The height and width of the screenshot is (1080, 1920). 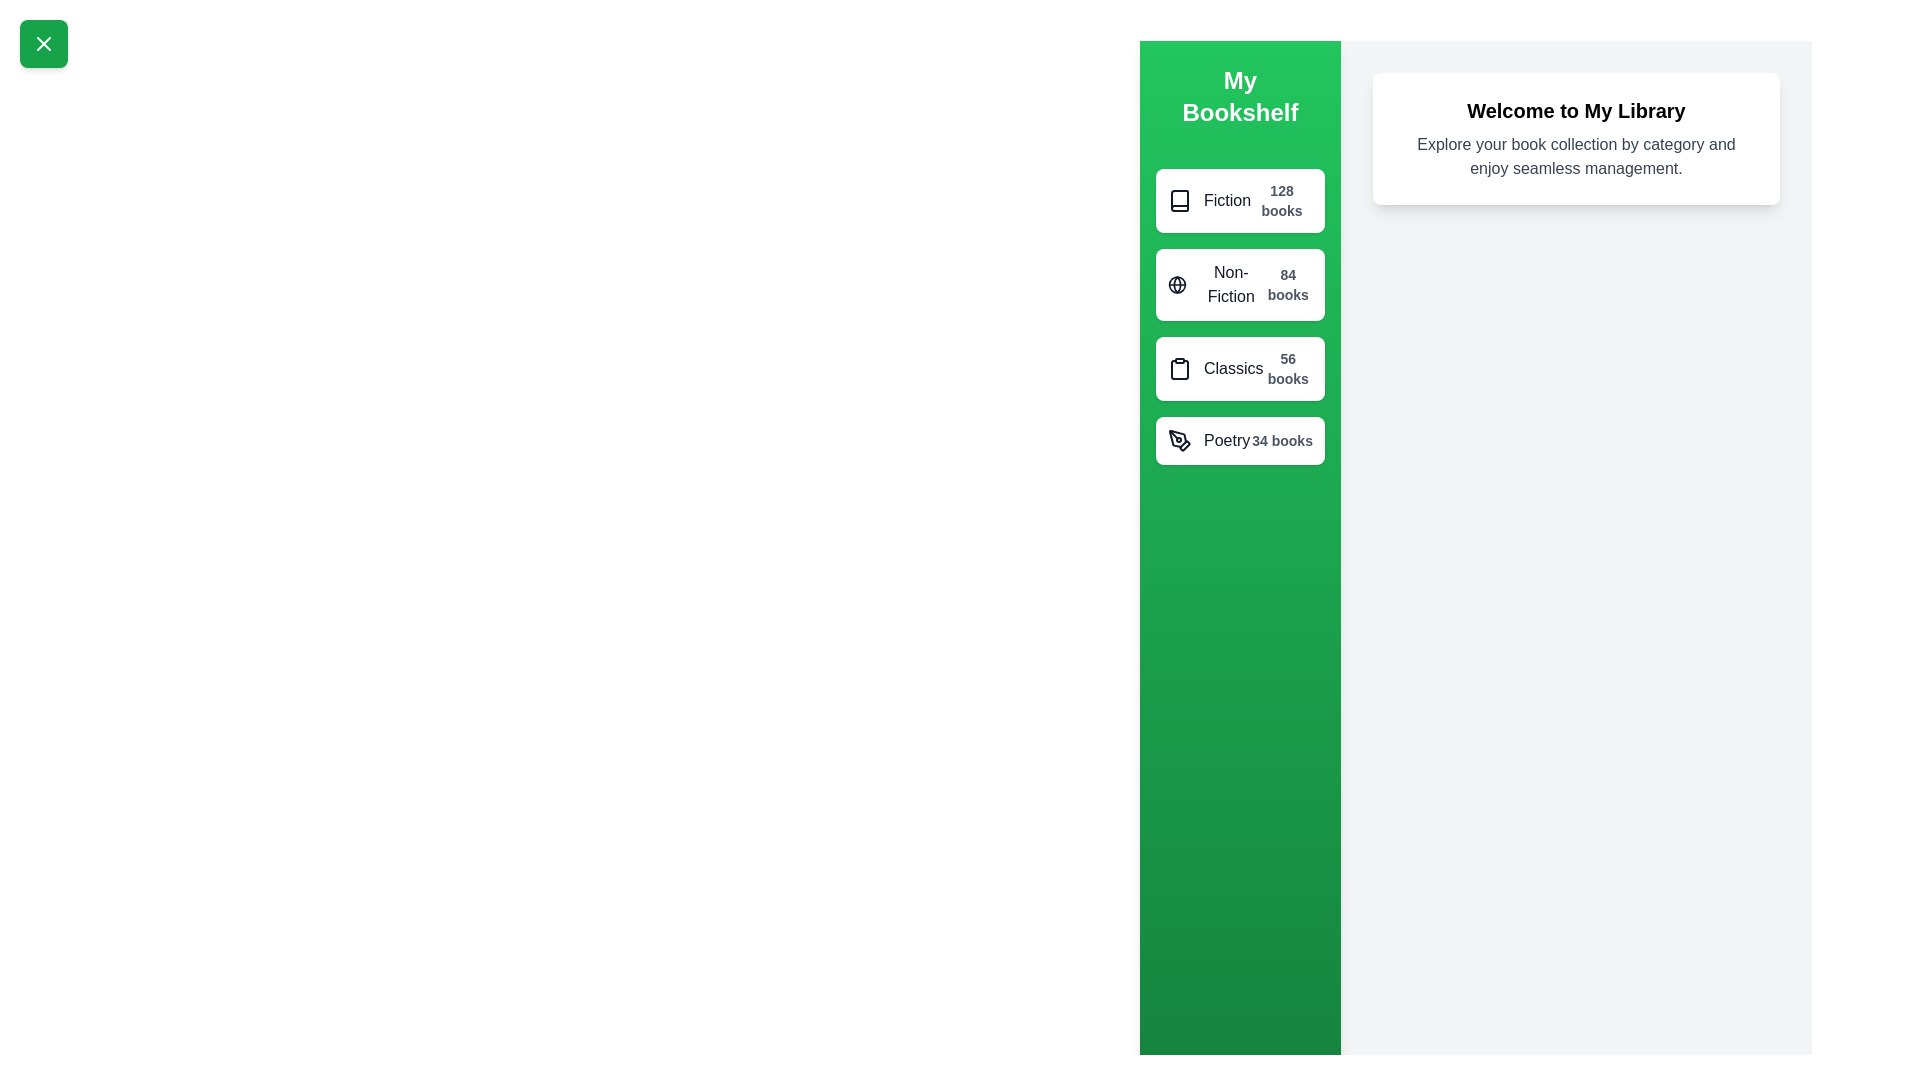 I want to click on the card corresponding to the Fiction category, so click(x=1238, y=200).